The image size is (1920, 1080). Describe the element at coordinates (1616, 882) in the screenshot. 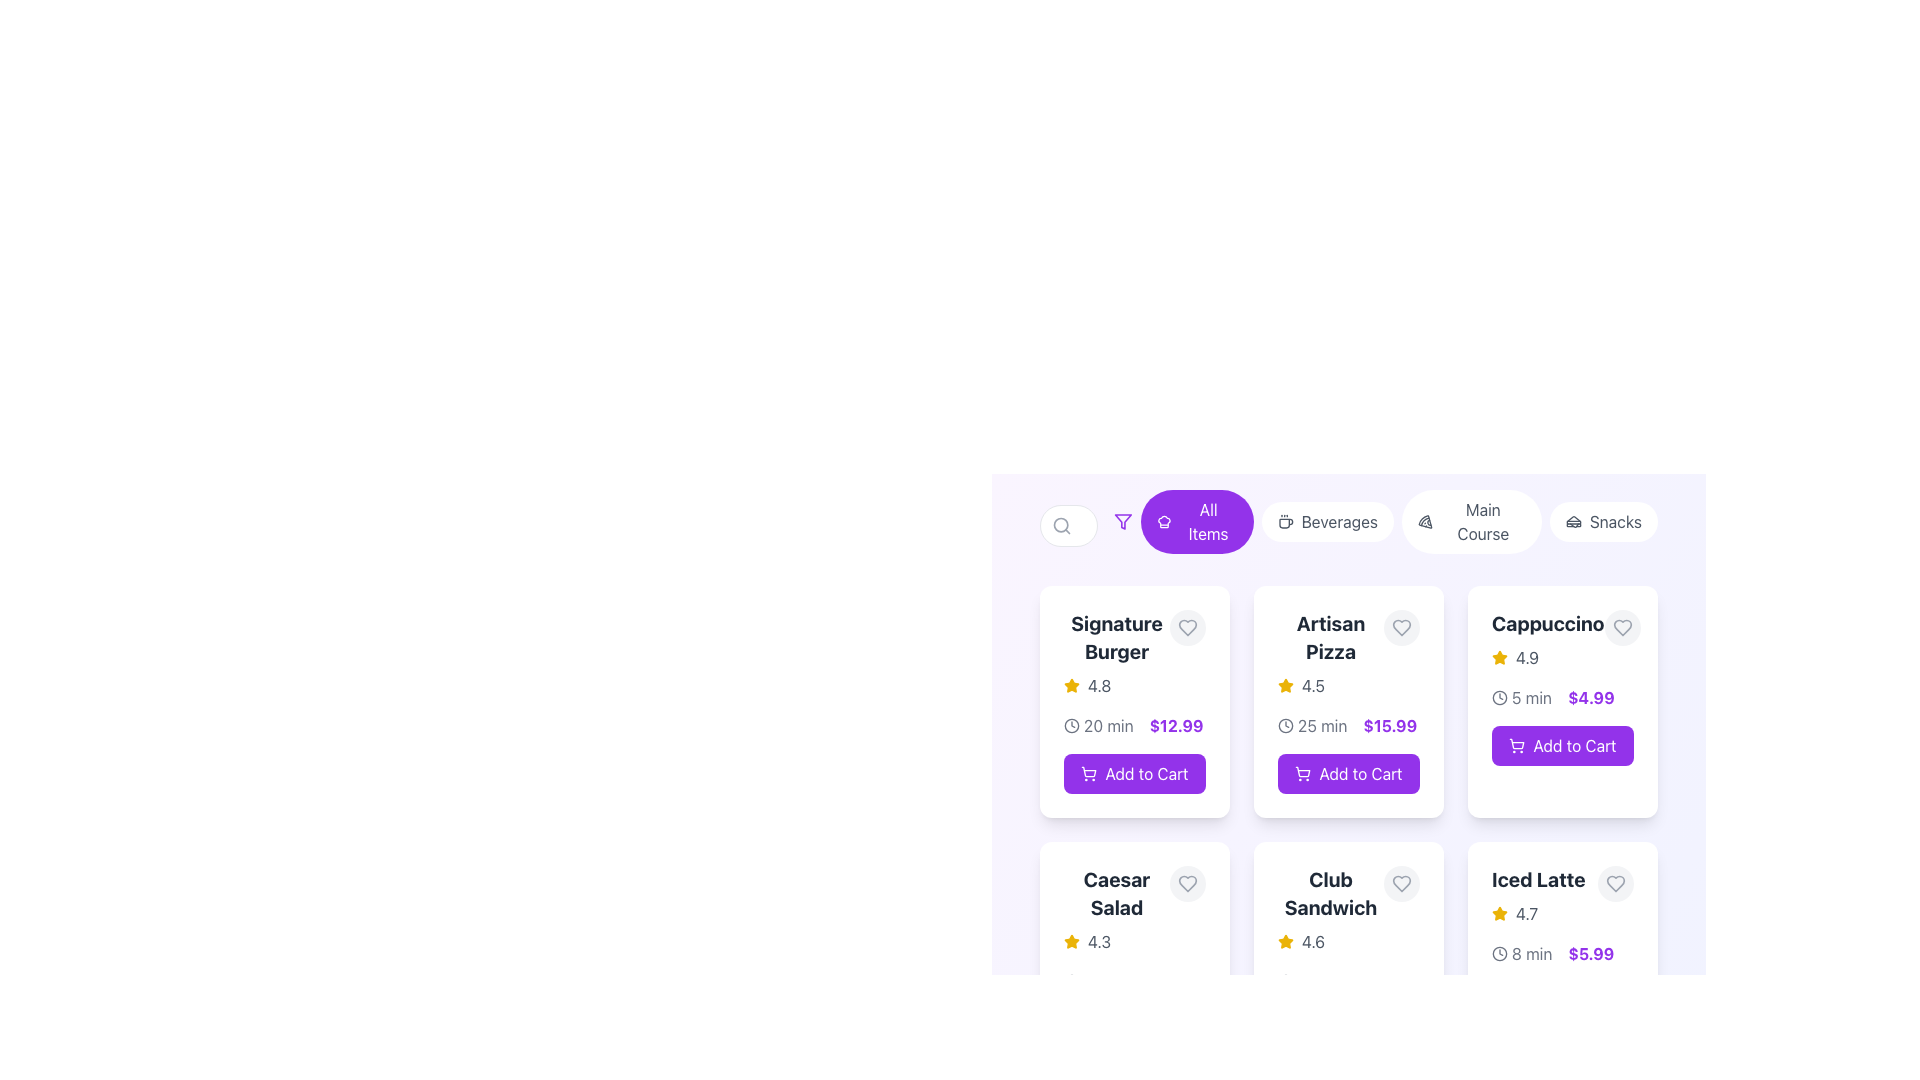

I see `the heart icon within the circular, soft gray button located at the top-right corner of the 'Iced Latte' product card to mark or unmark it as a favorite` at that location.